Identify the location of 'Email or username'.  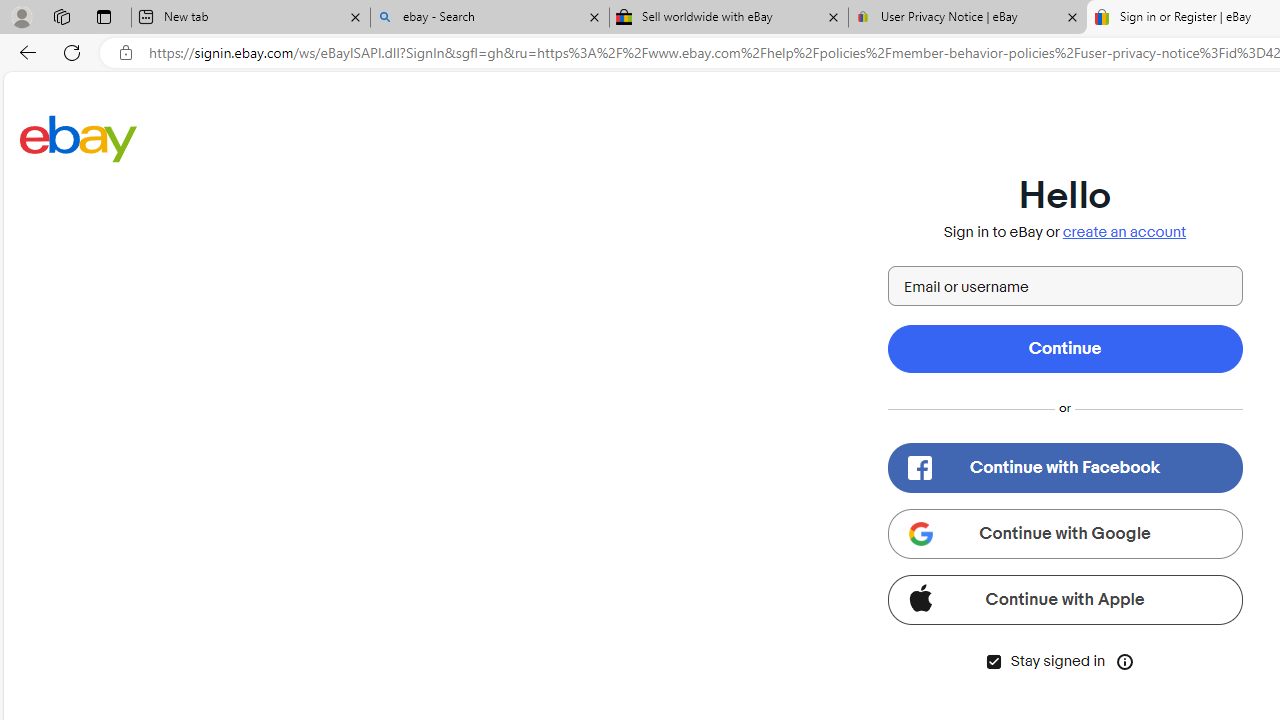
(1063, 286).